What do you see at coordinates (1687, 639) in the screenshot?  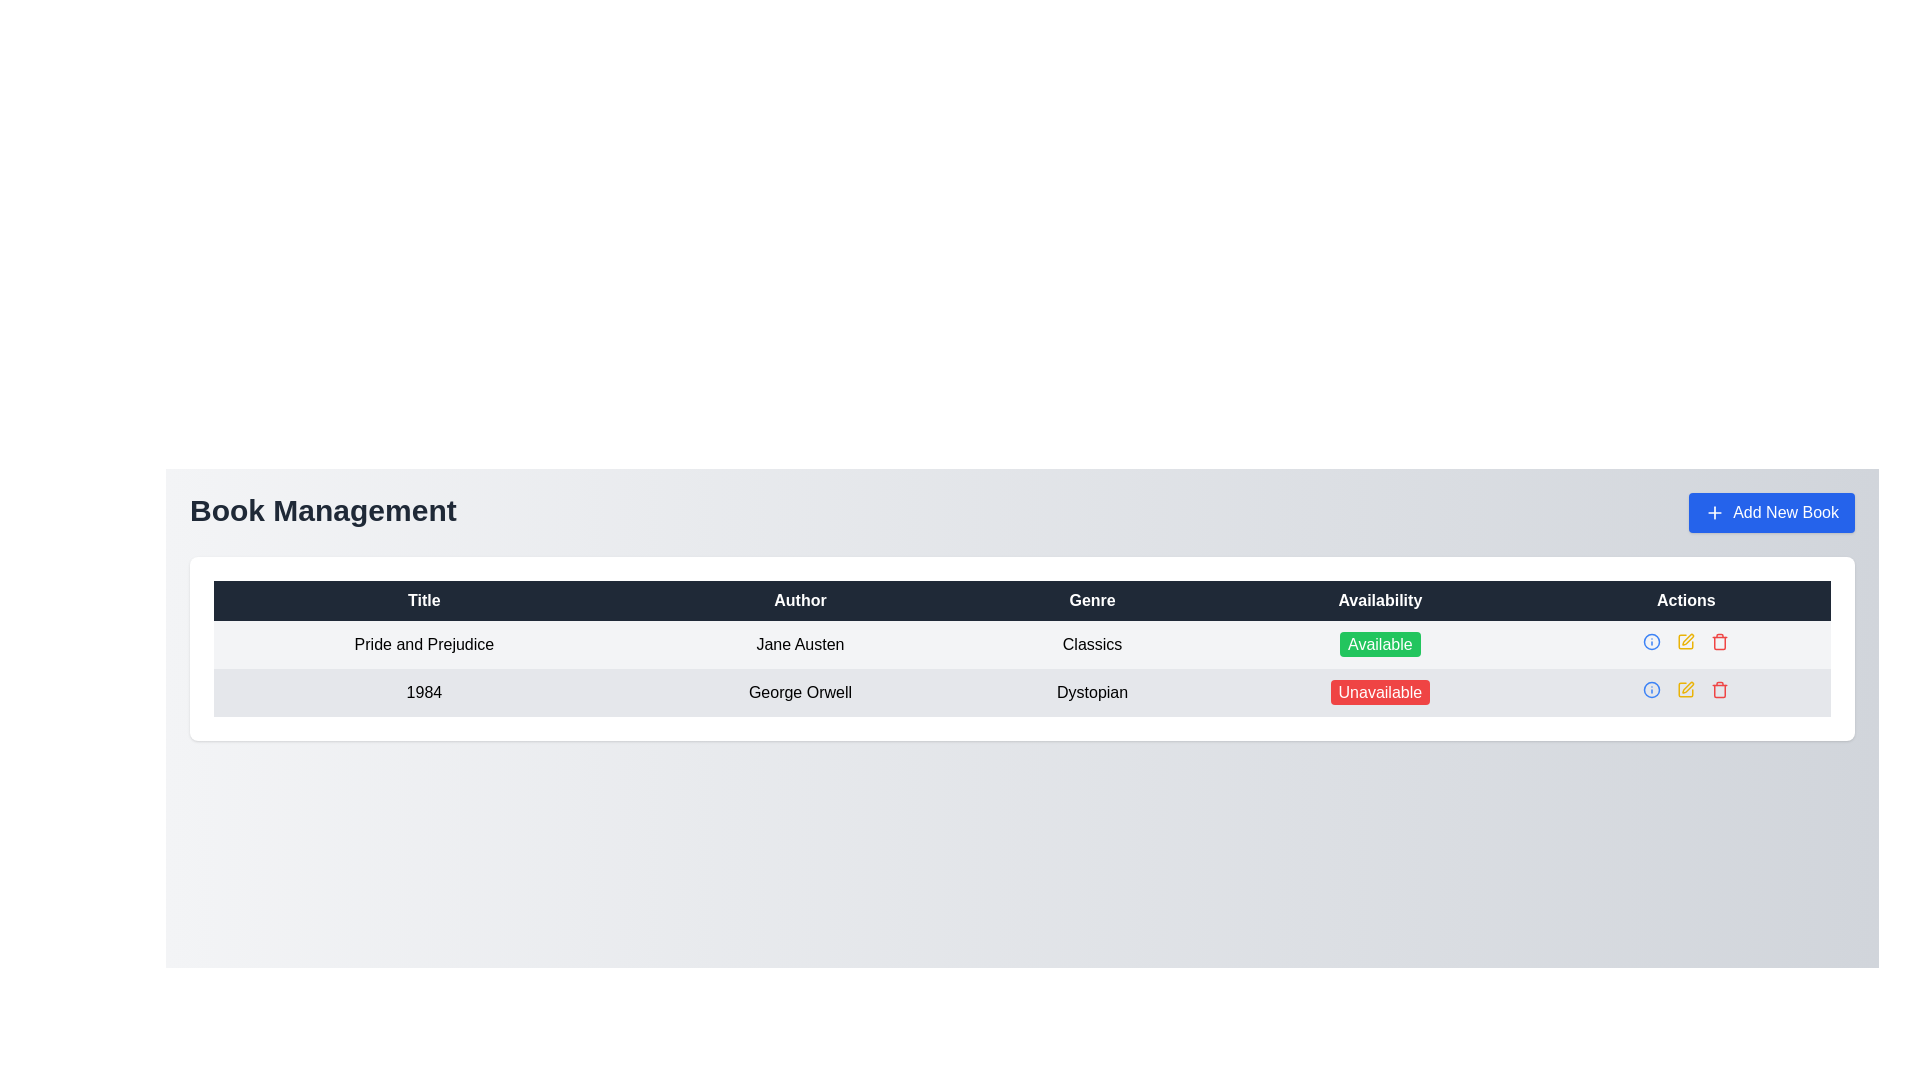 I see `the edit icon button resembling a pen located in the 'Actions' column of the second row of the table for the book '1984'` at bounding box center [1687, 639].